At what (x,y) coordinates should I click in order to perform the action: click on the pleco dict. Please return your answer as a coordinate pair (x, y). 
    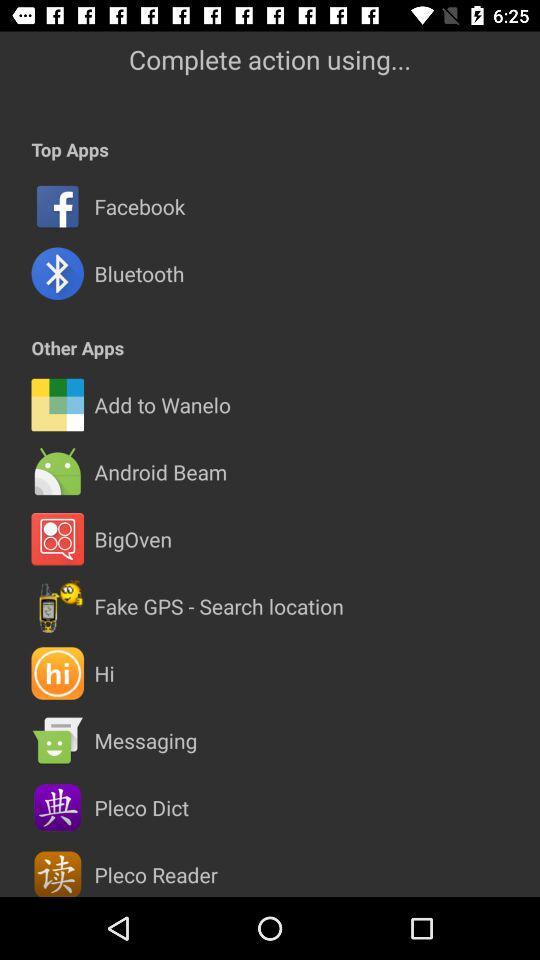
    Looking at the image, I should click on (140, 807).